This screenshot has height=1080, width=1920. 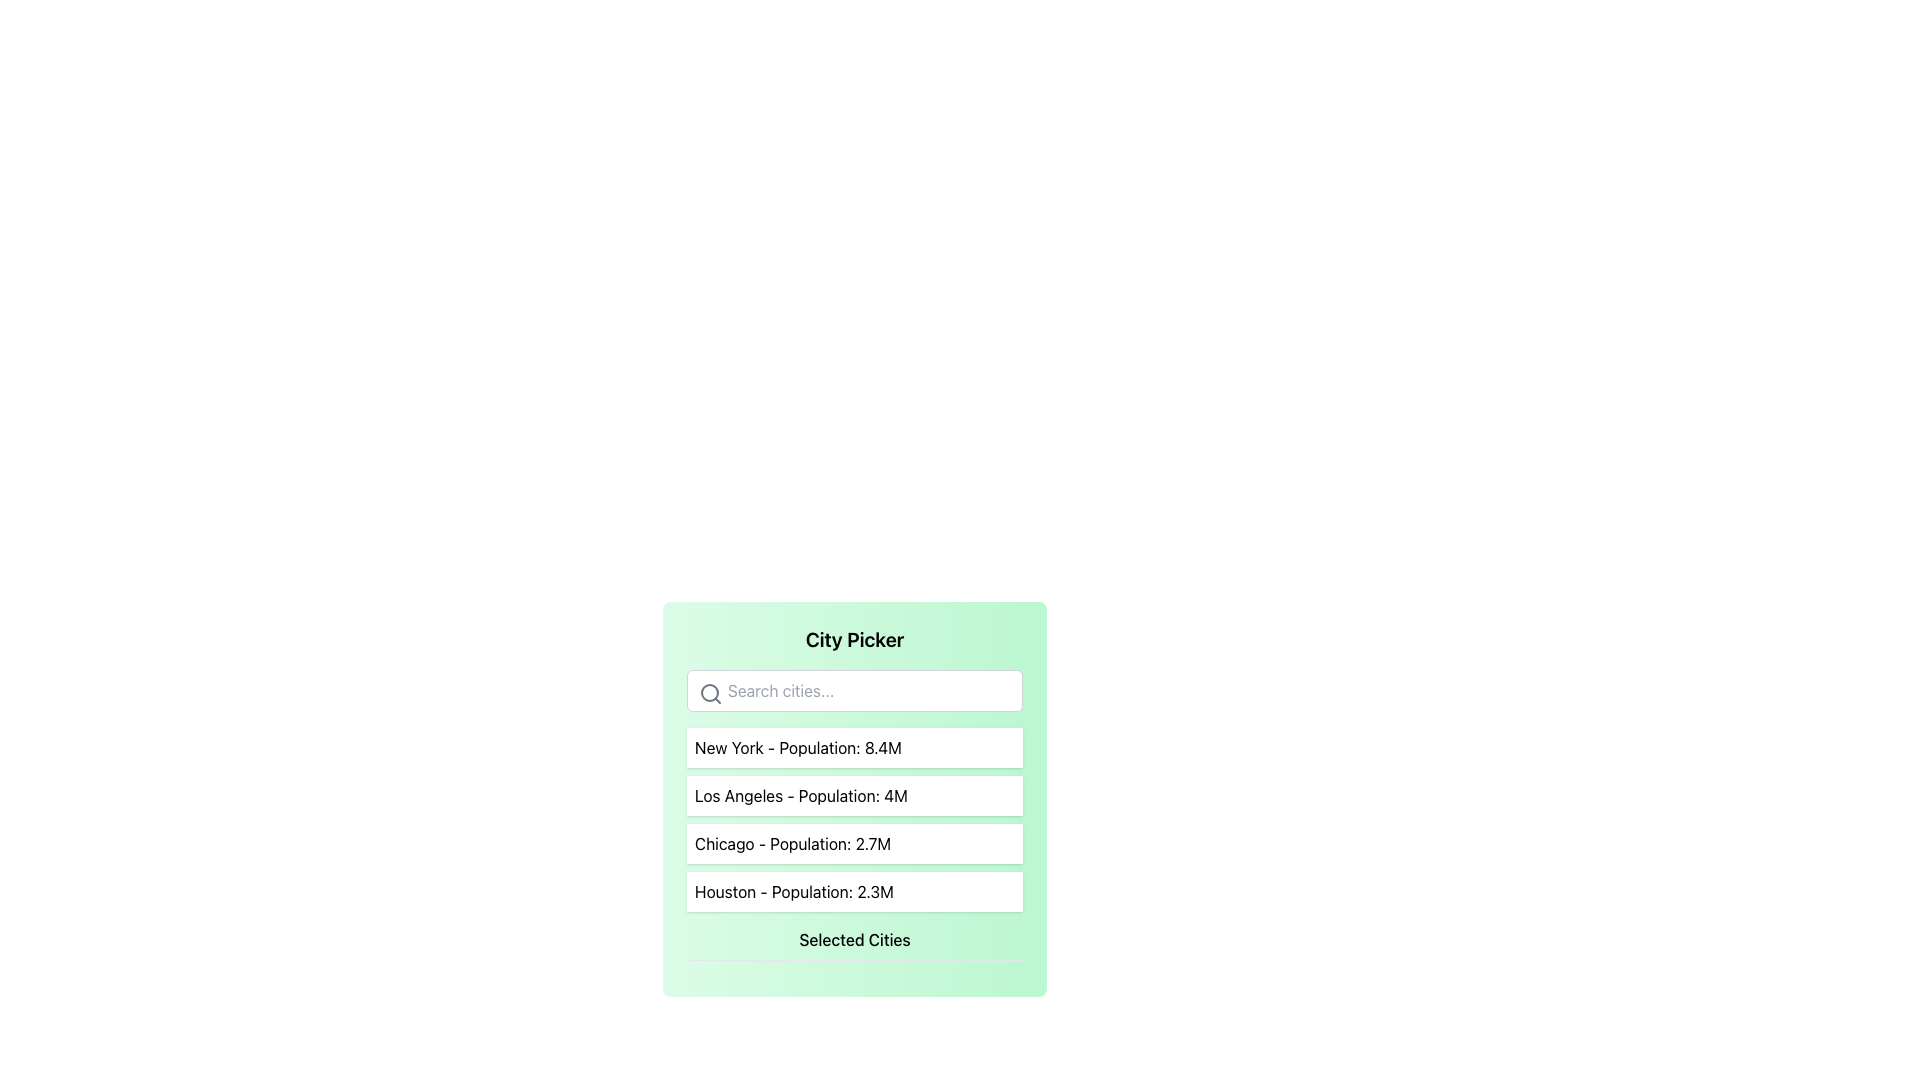 I want to click on the label displaying 'Houston - Population: 2.3M' in the 'City Picker' interface, which is the fourth item in a vertical list, so click(x=793, y=890).